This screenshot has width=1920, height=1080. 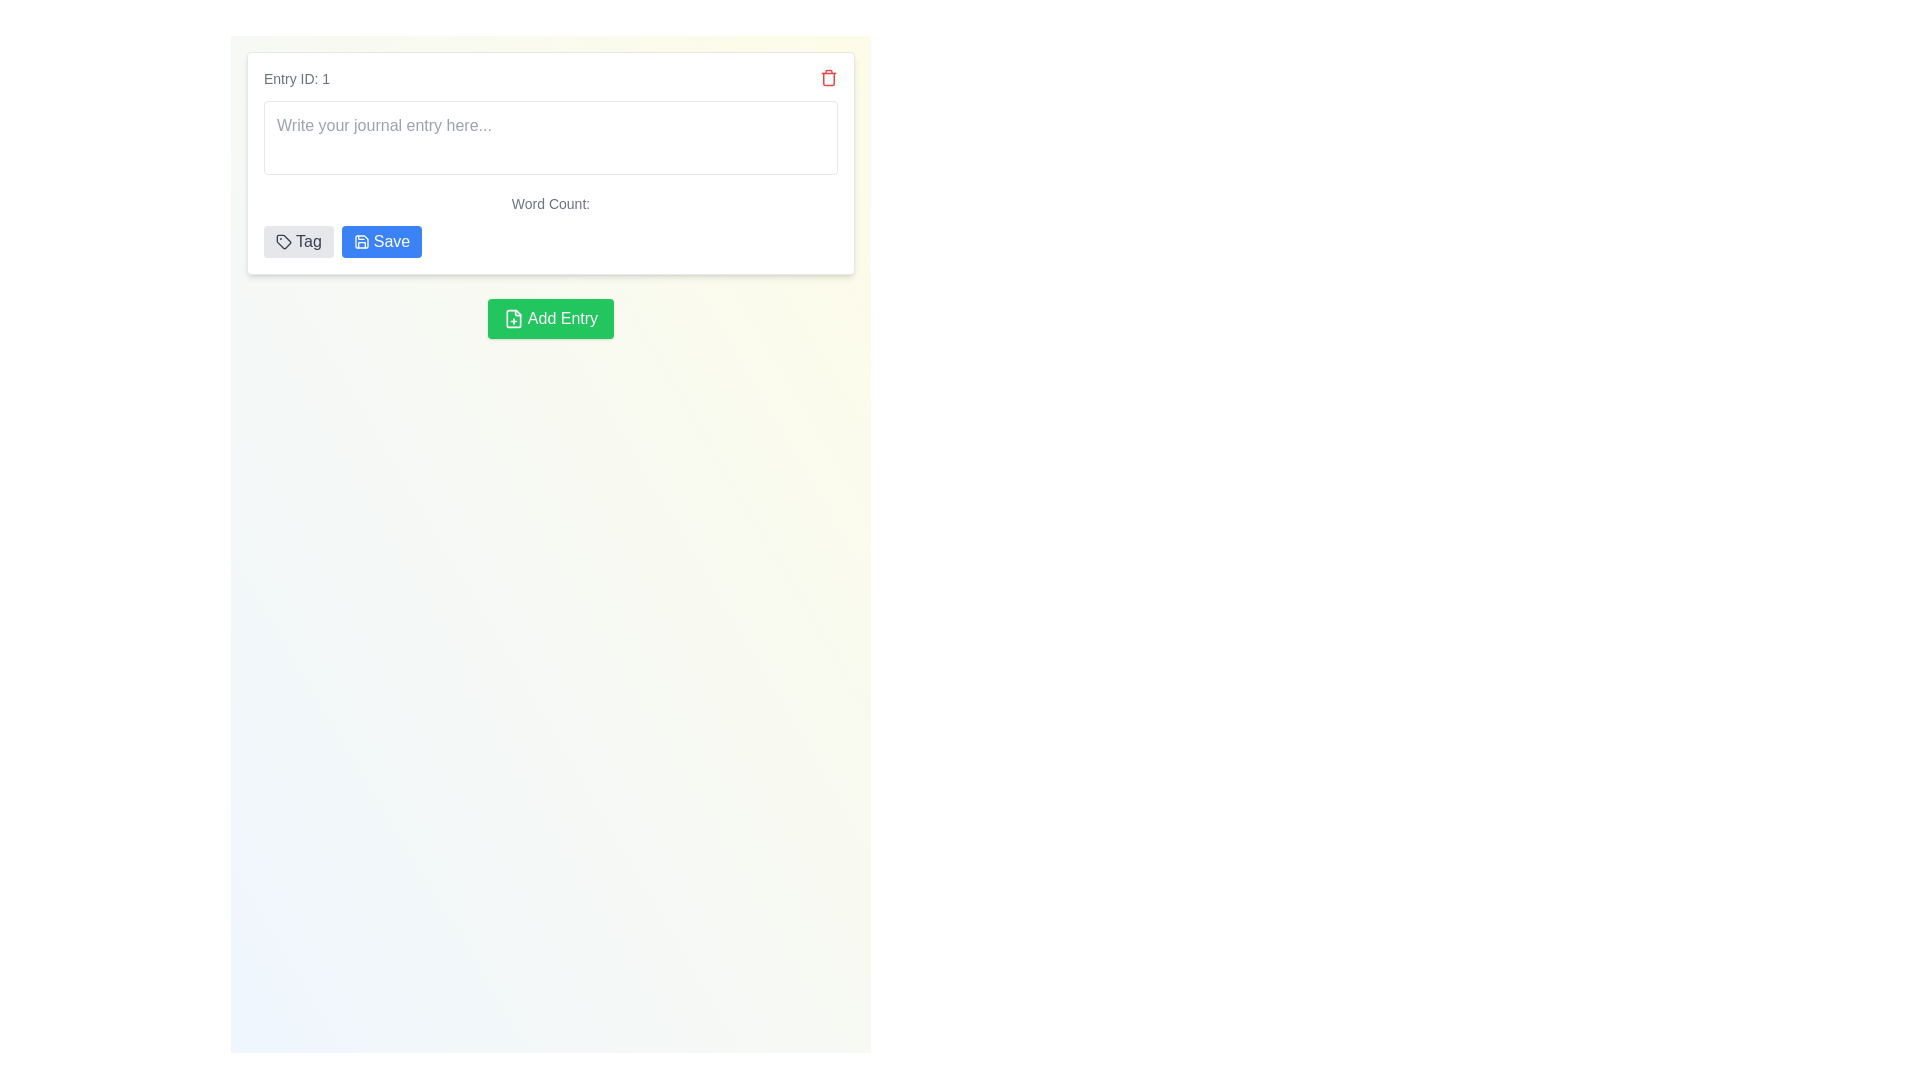 What do you see at coordinates (829, 76) in the screenshot?
I see `the trash can icon button located on the far-right side of the section labeled 'Entry ID: 1'` at bounding box center [829, 76].